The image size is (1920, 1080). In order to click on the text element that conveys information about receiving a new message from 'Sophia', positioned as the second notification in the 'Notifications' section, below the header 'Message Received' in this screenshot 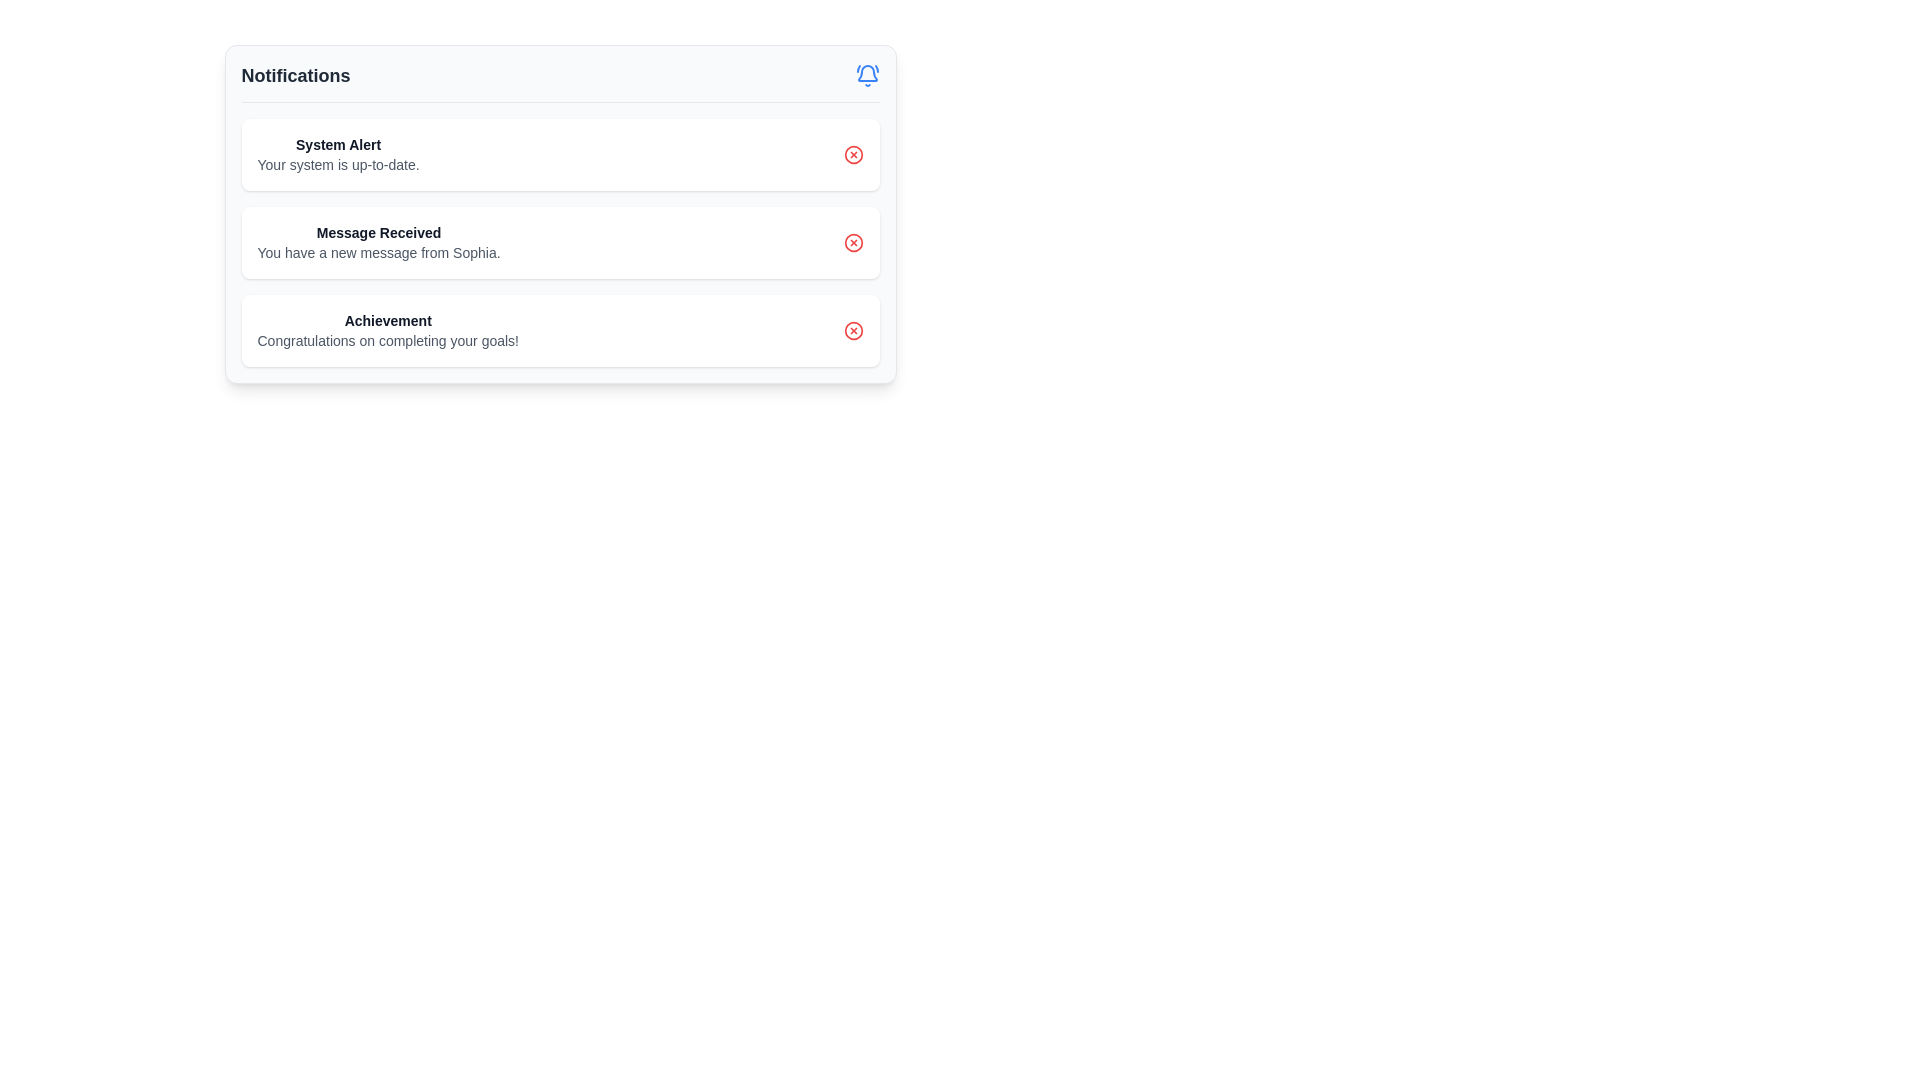, I will do `click(379, 252)`.